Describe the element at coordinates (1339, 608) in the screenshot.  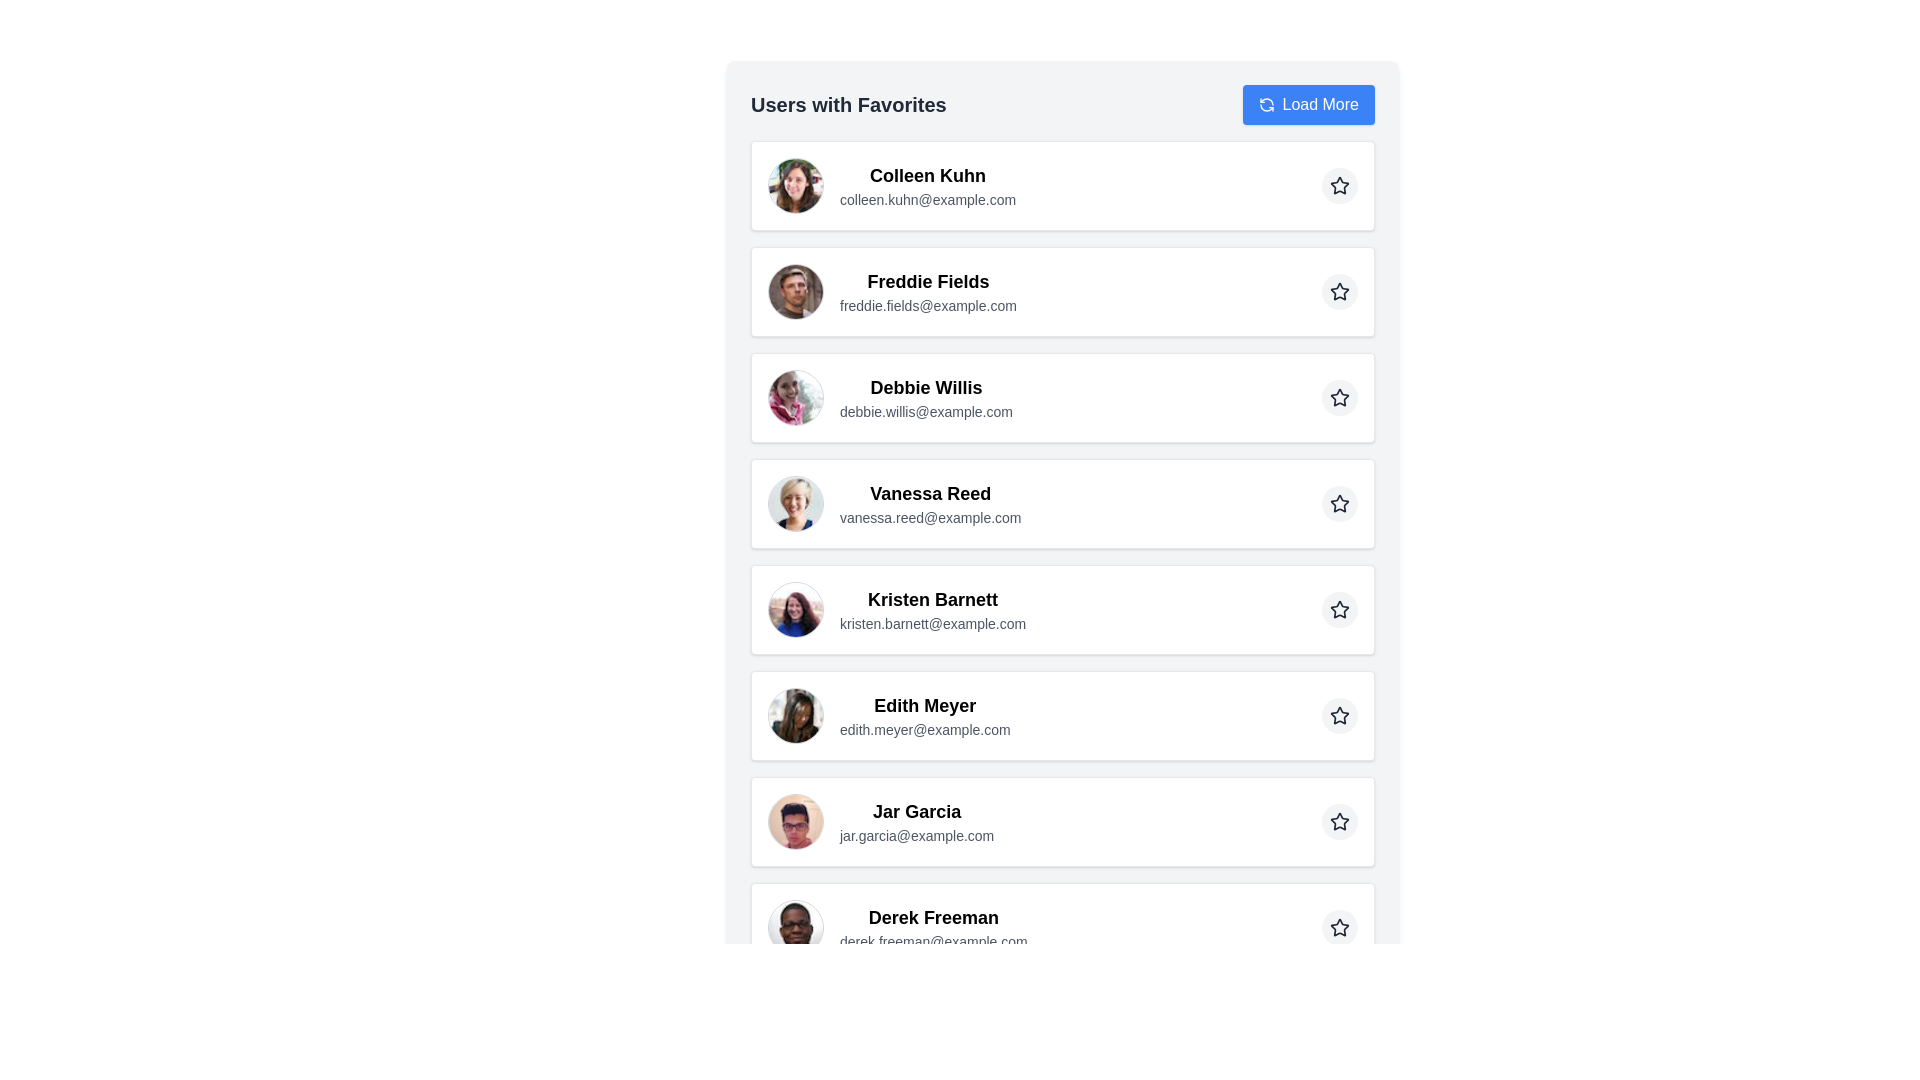
I see `the hollow star icon with rounded edges located next to the email address of user Kristen Barnett` at that location.